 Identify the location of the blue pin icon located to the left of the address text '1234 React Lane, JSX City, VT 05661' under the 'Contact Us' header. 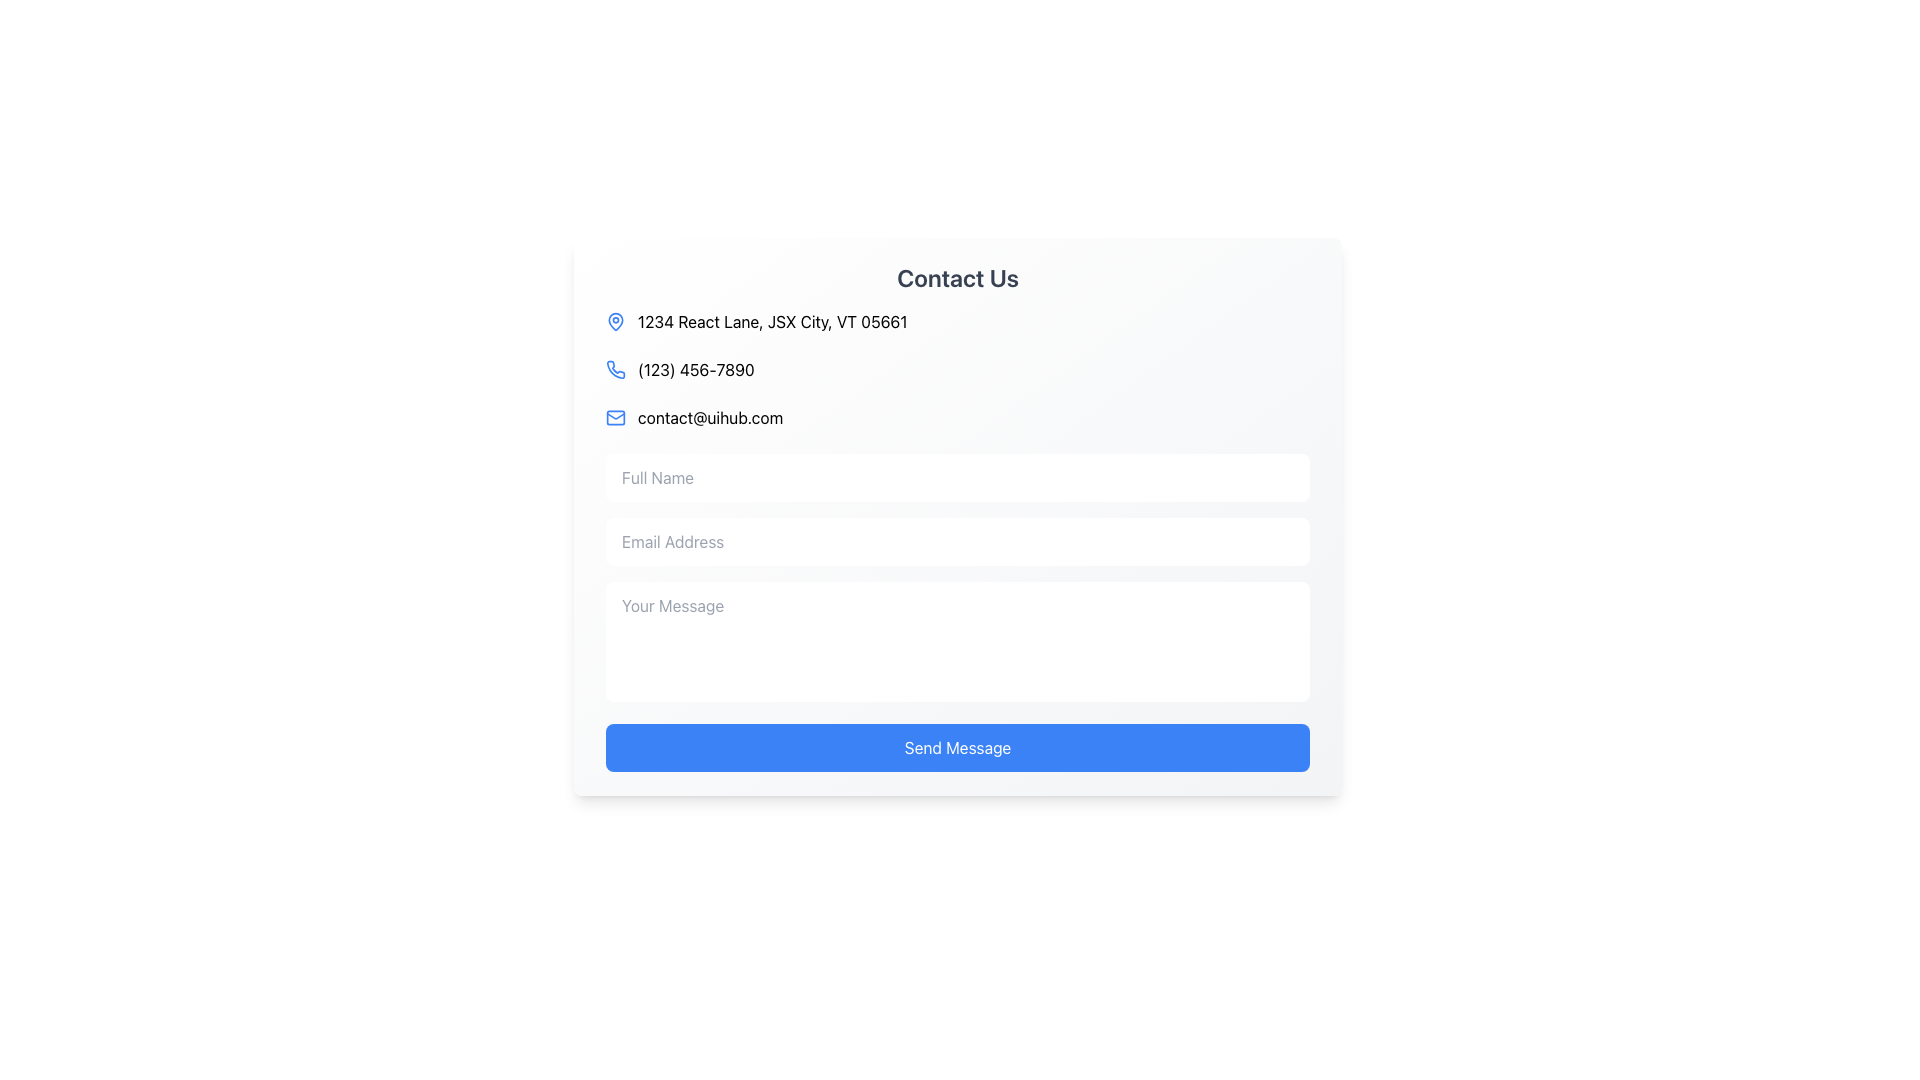
(614, 320).